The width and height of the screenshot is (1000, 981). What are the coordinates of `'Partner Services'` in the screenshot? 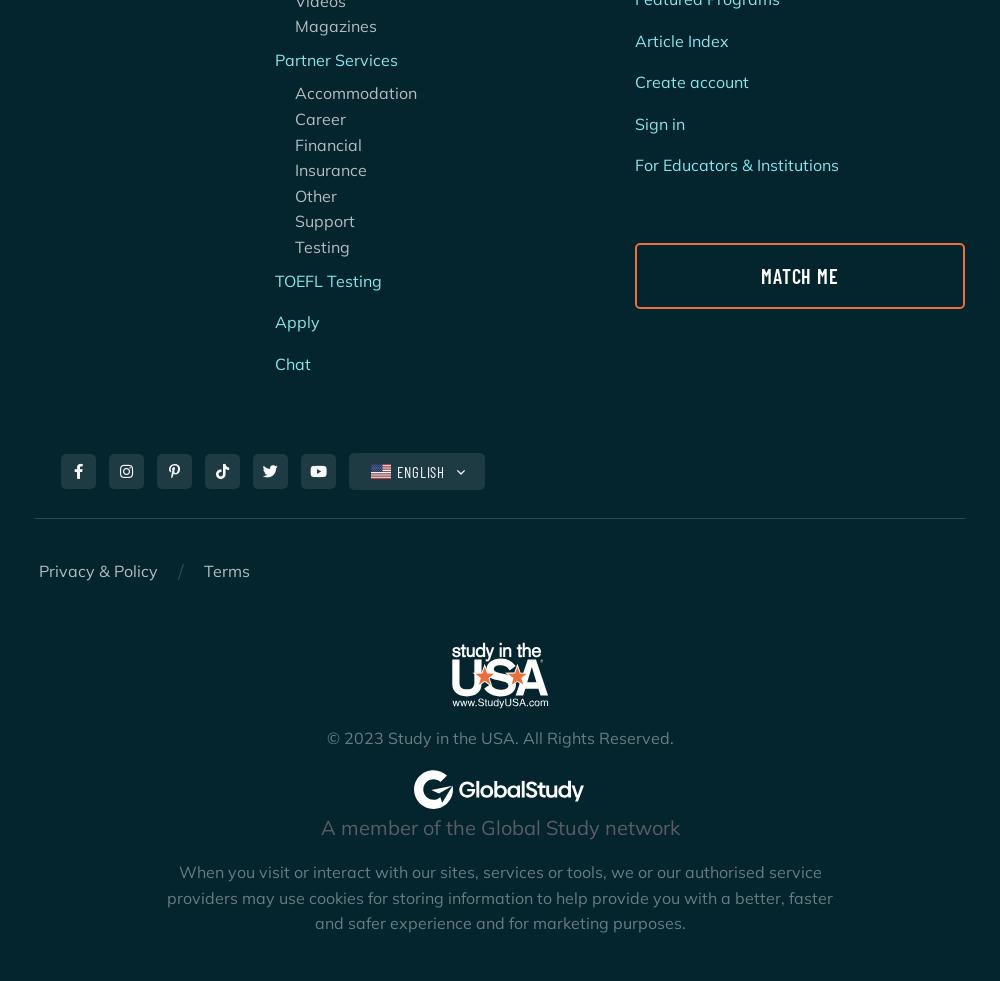 It's located at (335, 57).